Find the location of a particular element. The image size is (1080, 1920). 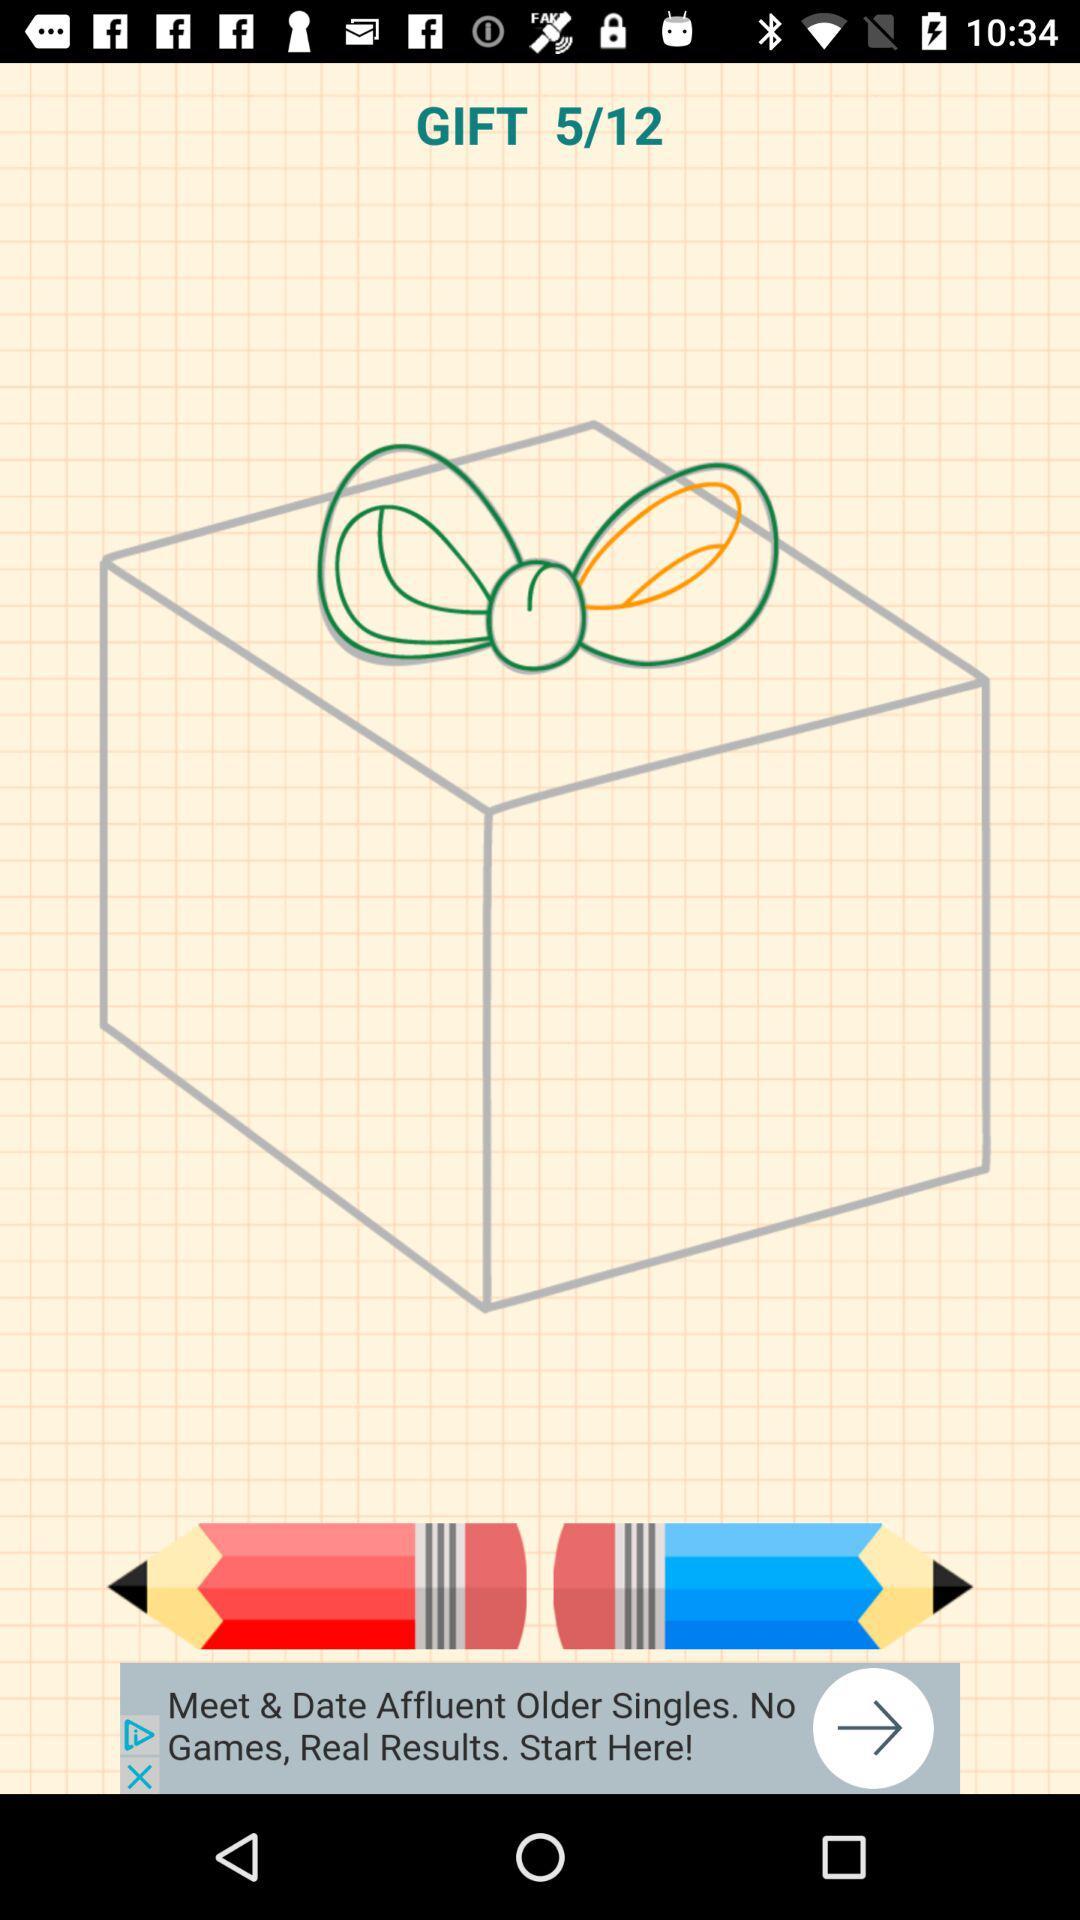

pencil used in text file is located at coordinates (763, 1585).